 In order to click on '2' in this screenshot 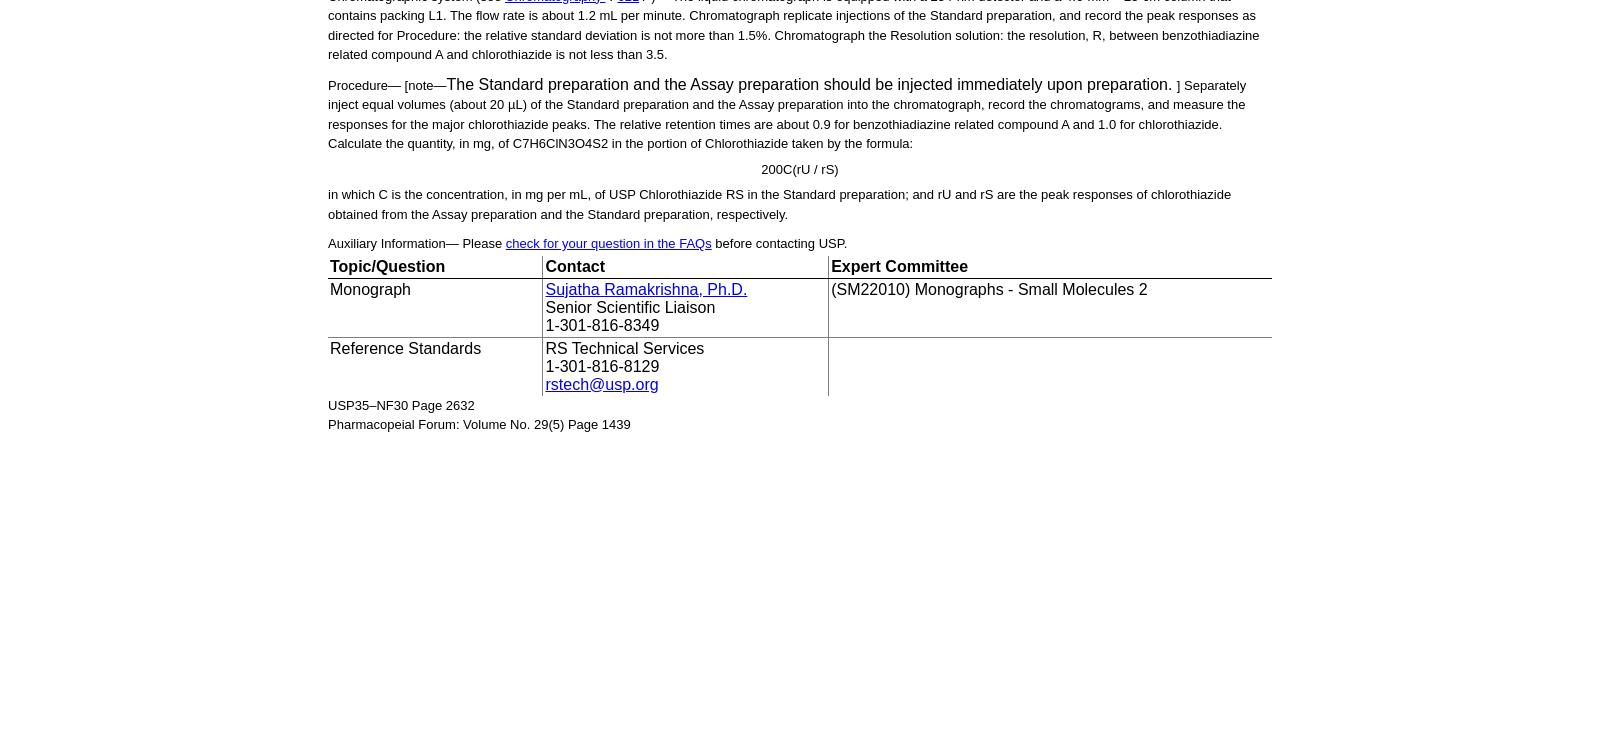, I will do `click(599, 142)`.